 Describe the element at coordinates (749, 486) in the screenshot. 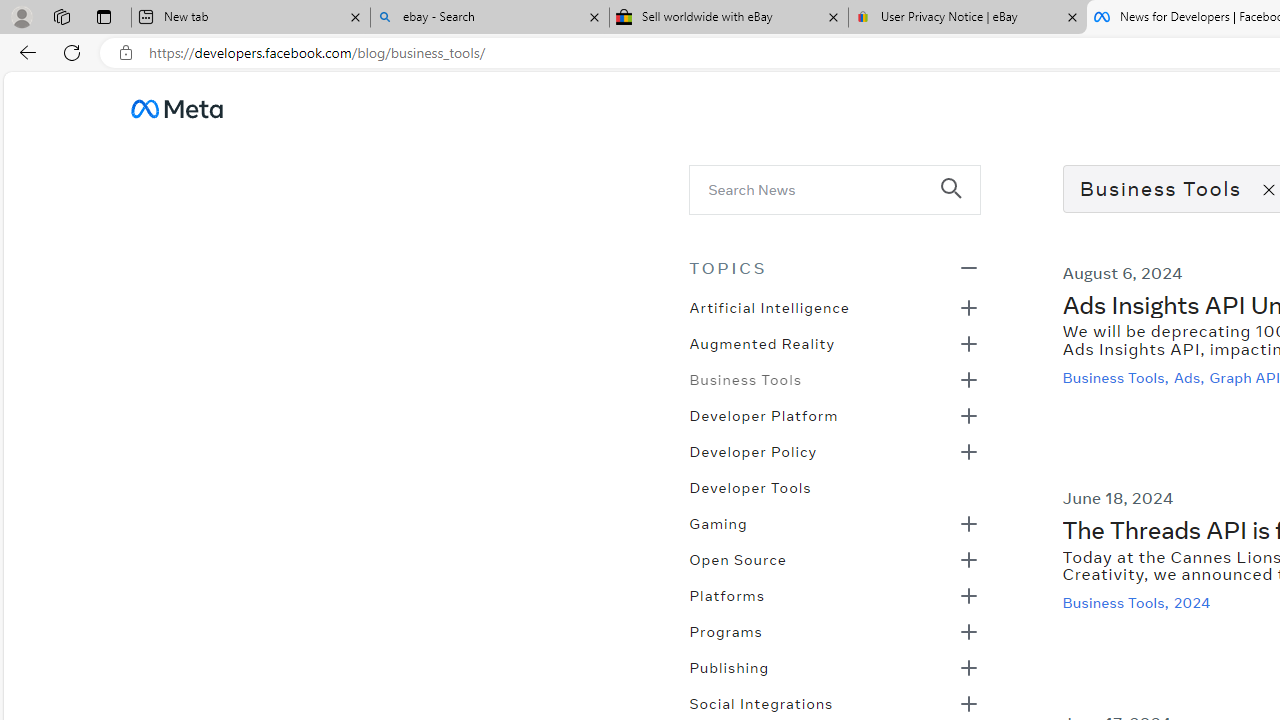

I see `'Developer Tools'` at that location.